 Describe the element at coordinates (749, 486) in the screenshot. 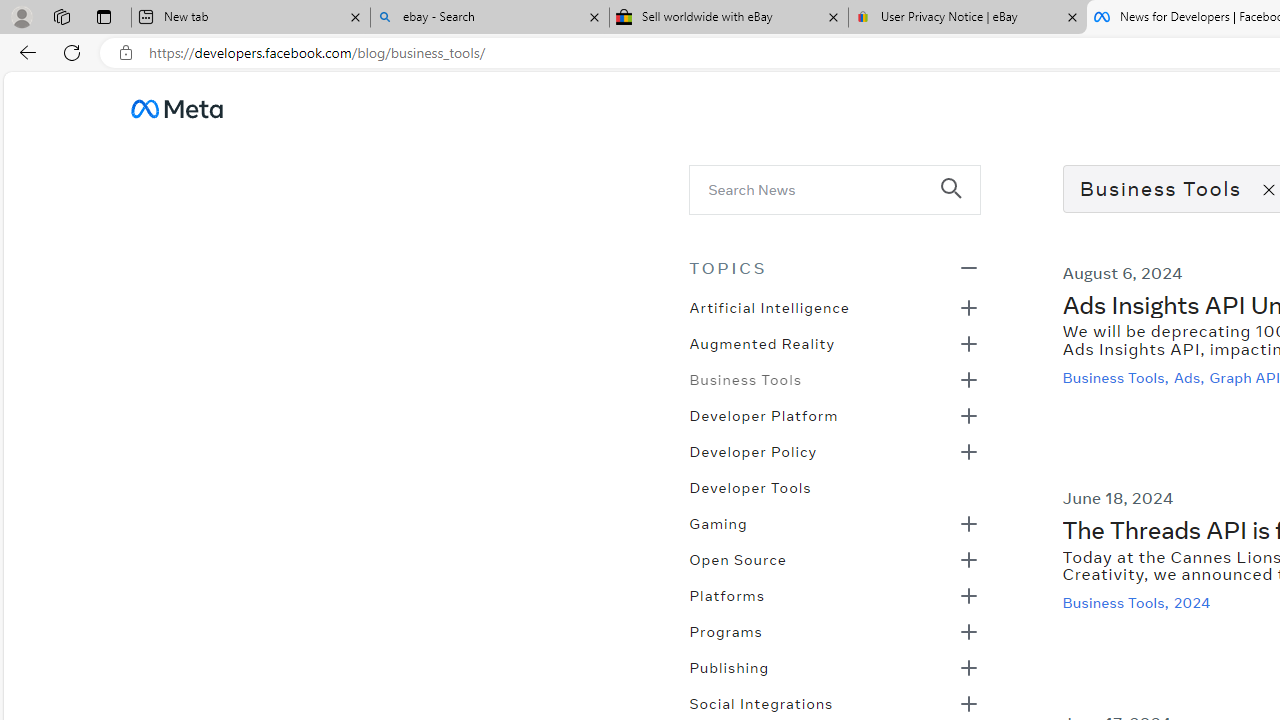

I see `'Developer Tools'` at that location.